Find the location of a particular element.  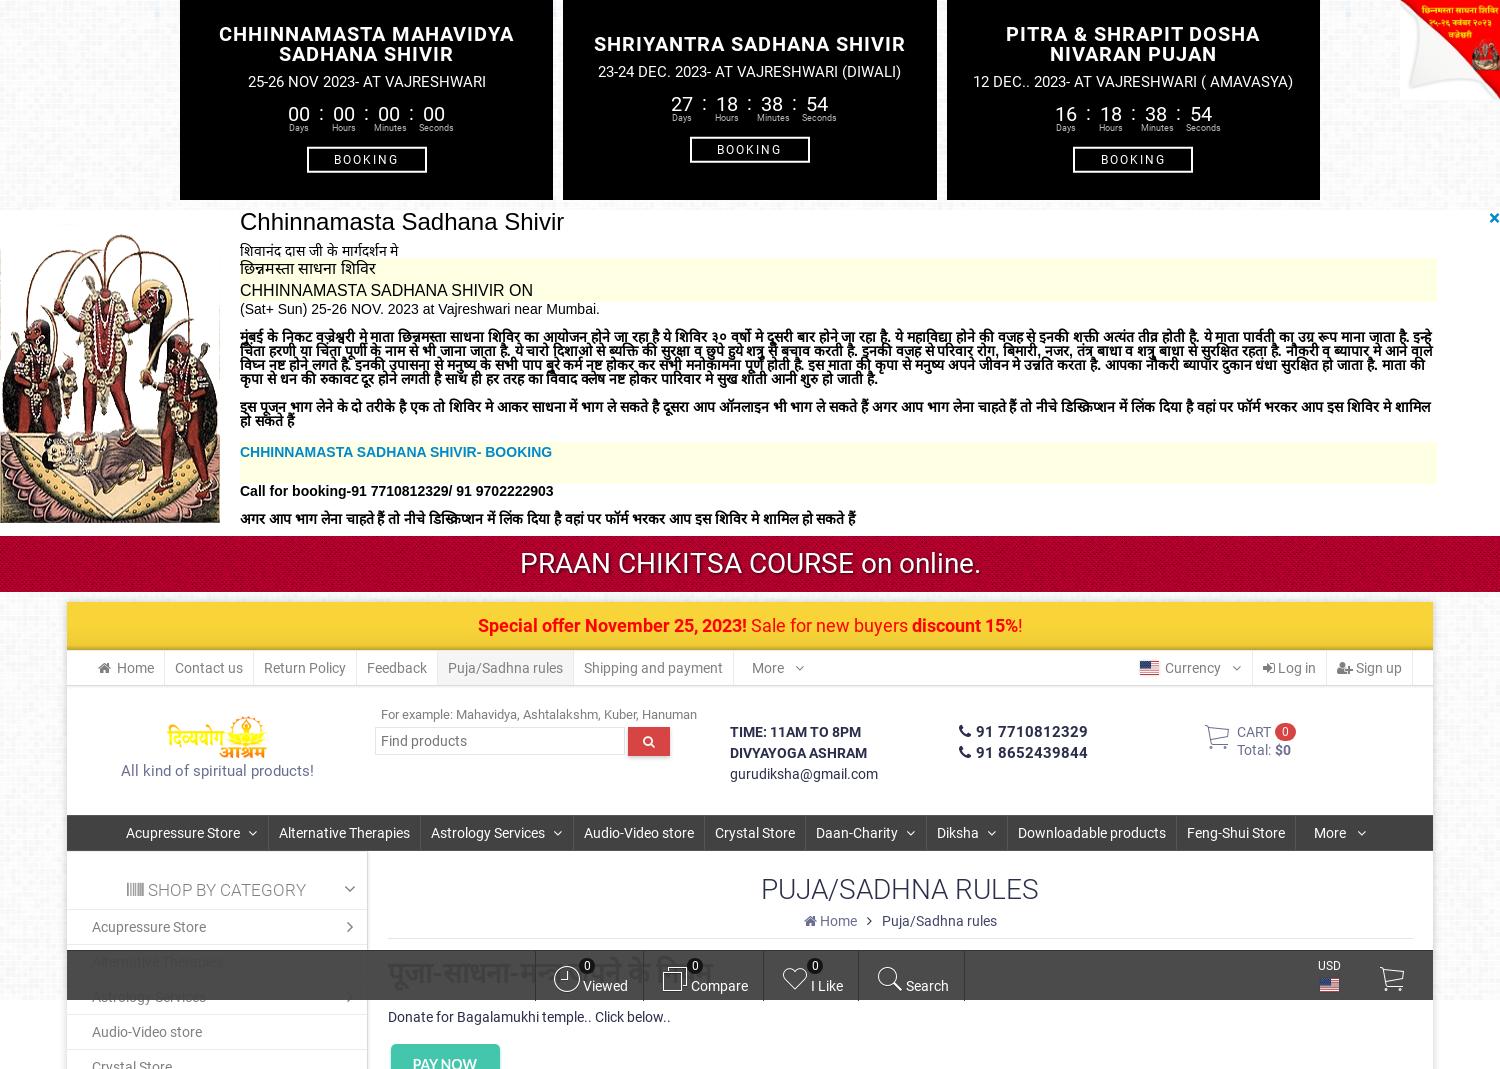

'Feng-Shui Store' is located at coordinates (1235, 832).